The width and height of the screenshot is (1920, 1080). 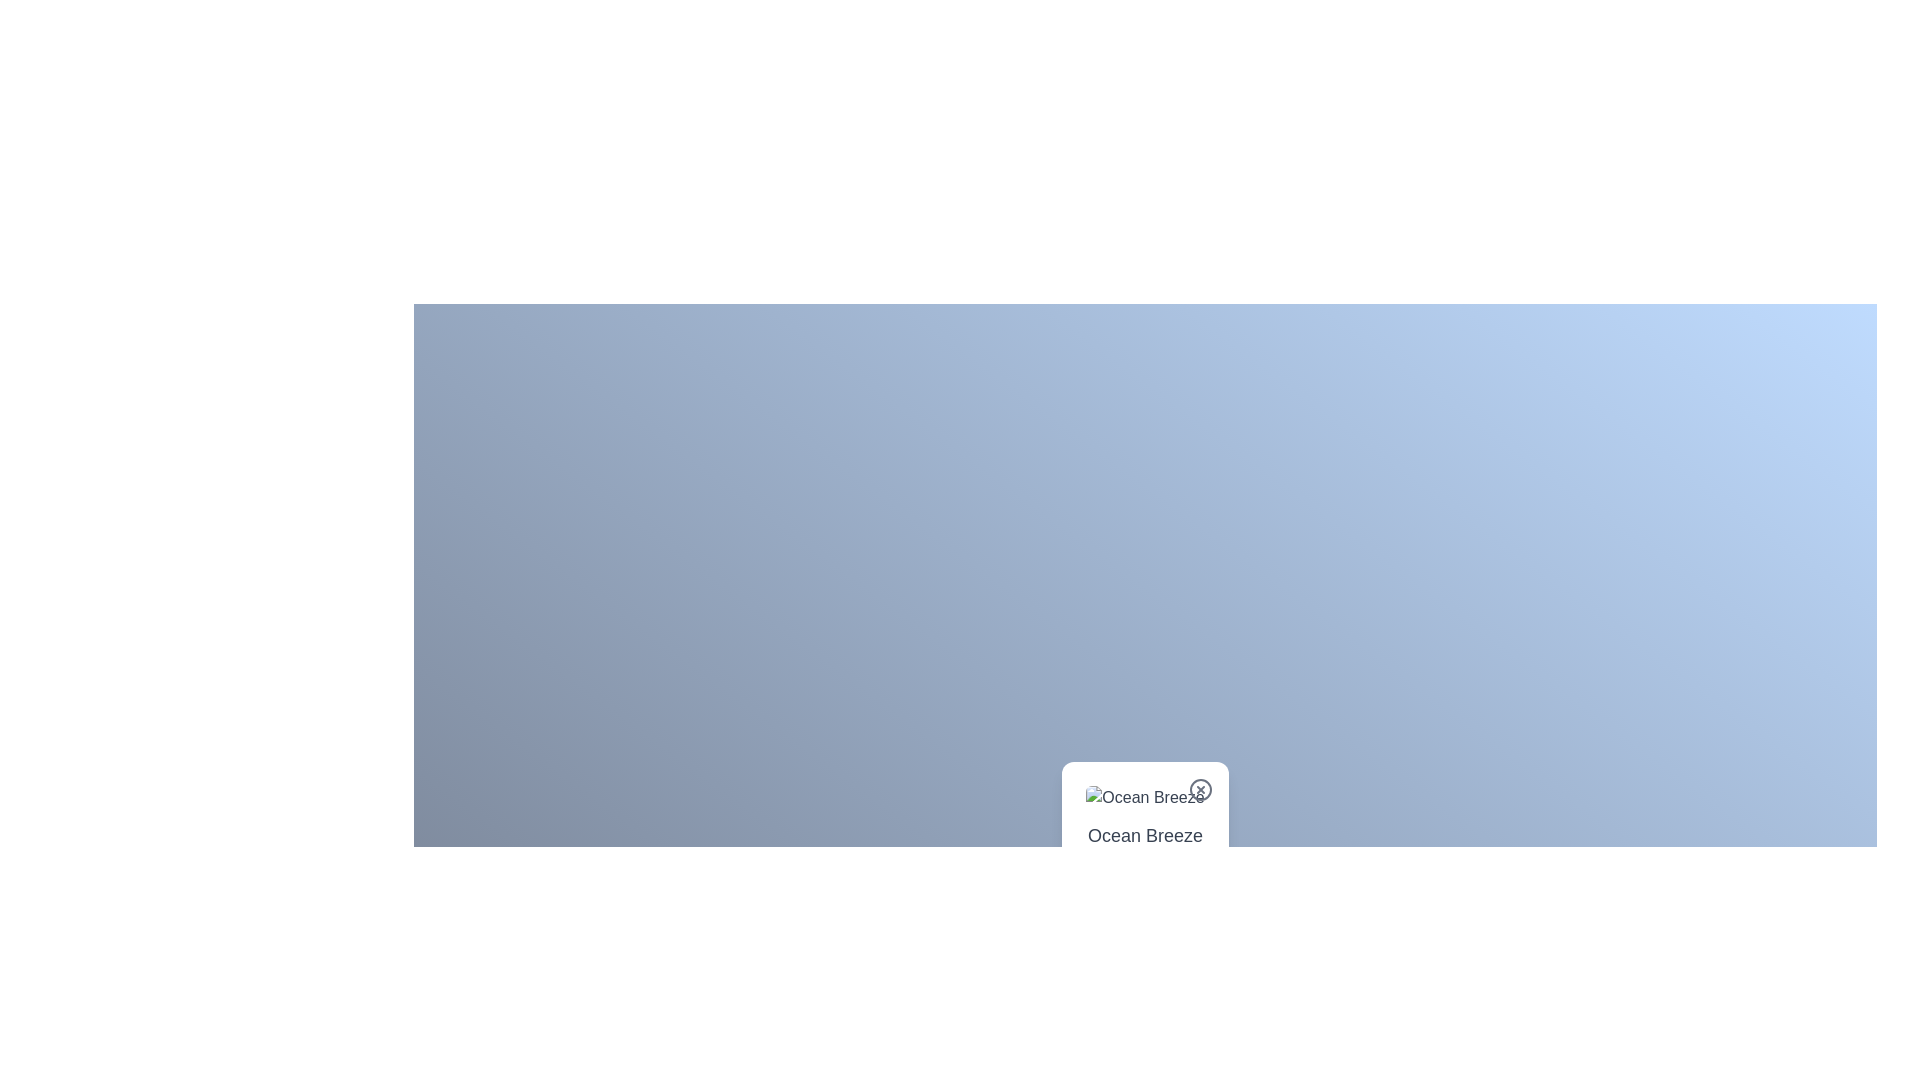 What do you see at coordinates (1200, 789) in the screenshot?
I see `the close button located at the top-right corner of the text label, which serves` at bounding box center [1200, 789].